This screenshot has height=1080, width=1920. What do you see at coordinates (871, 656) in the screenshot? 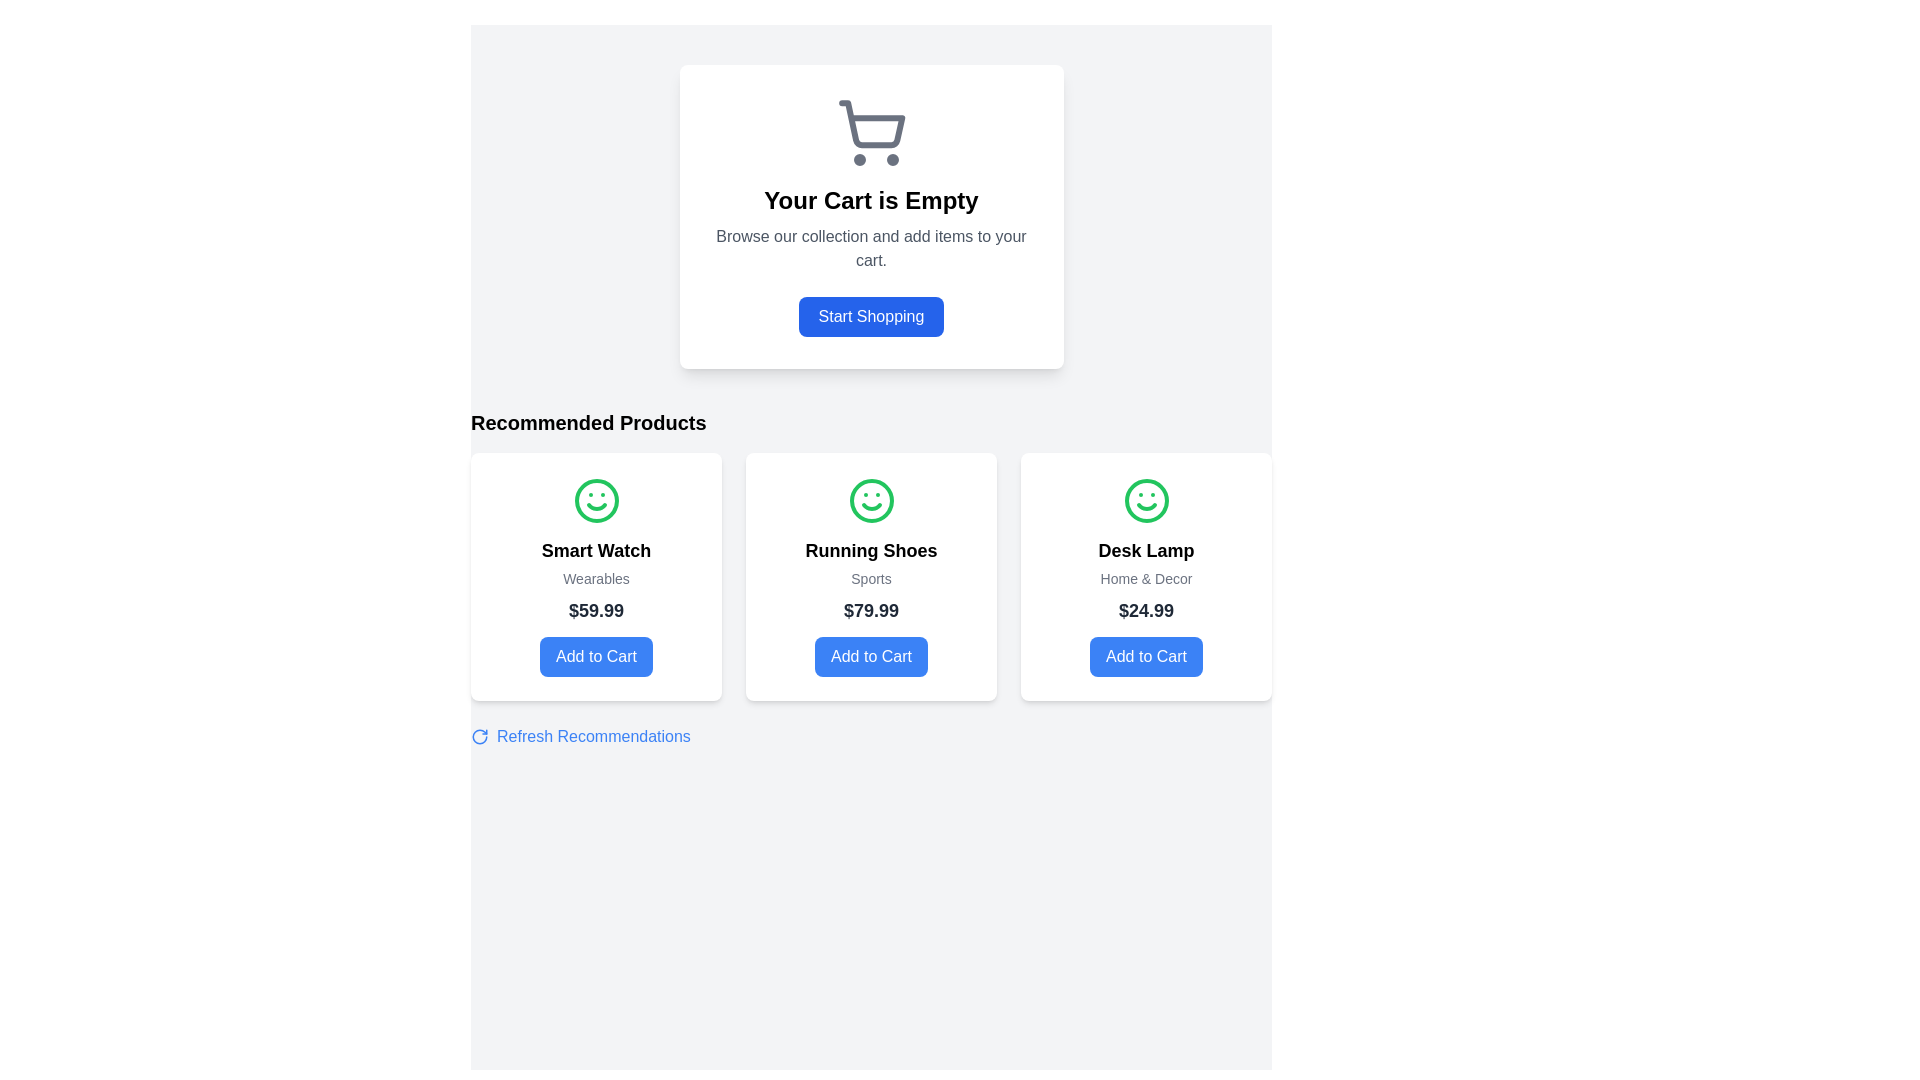
I see `the 'Add to Cart' button with a blue background and white text located at the bottom of the 'Running Shoes' product card` at bounding box center [871, 656].